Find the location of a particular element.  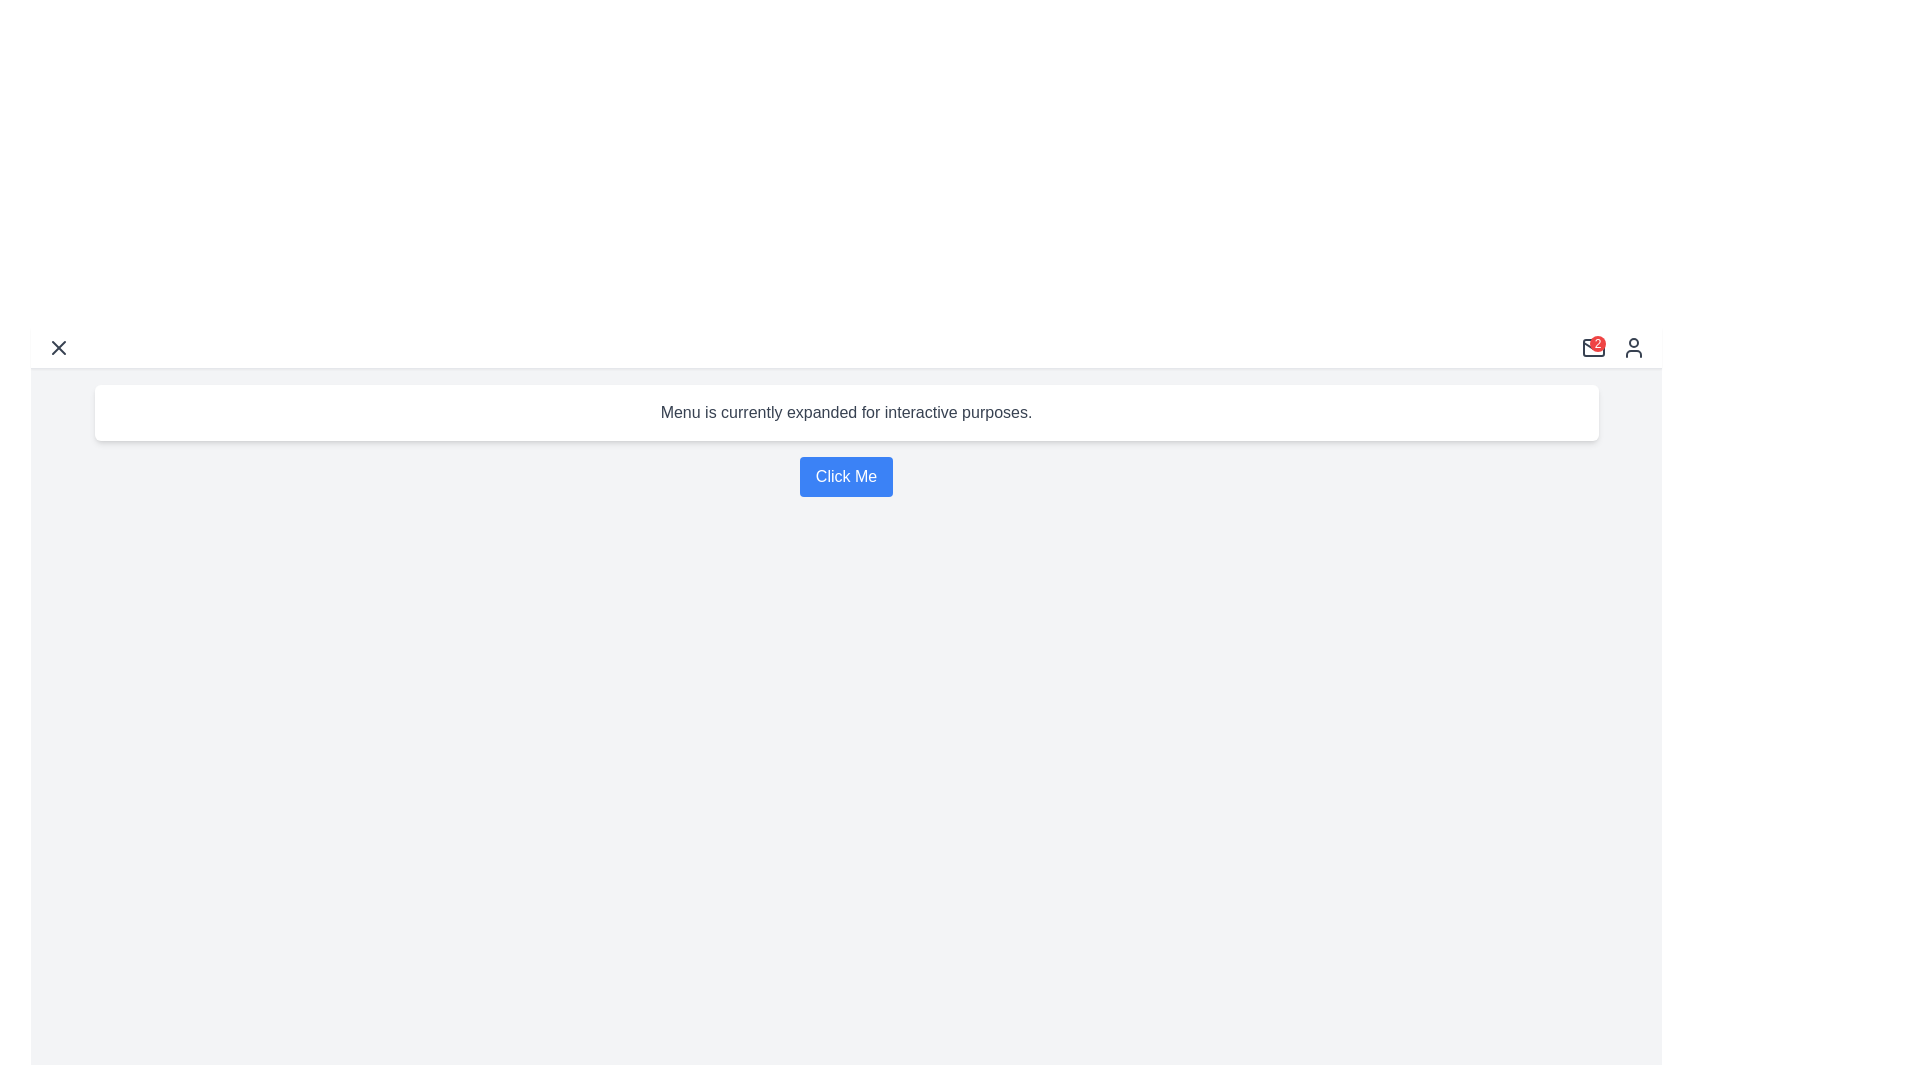

the SVG rectangle that visually represents the lower-left section of the mail icon, contributing to the recognition of its purpose is located at coordinates (1592, 346).